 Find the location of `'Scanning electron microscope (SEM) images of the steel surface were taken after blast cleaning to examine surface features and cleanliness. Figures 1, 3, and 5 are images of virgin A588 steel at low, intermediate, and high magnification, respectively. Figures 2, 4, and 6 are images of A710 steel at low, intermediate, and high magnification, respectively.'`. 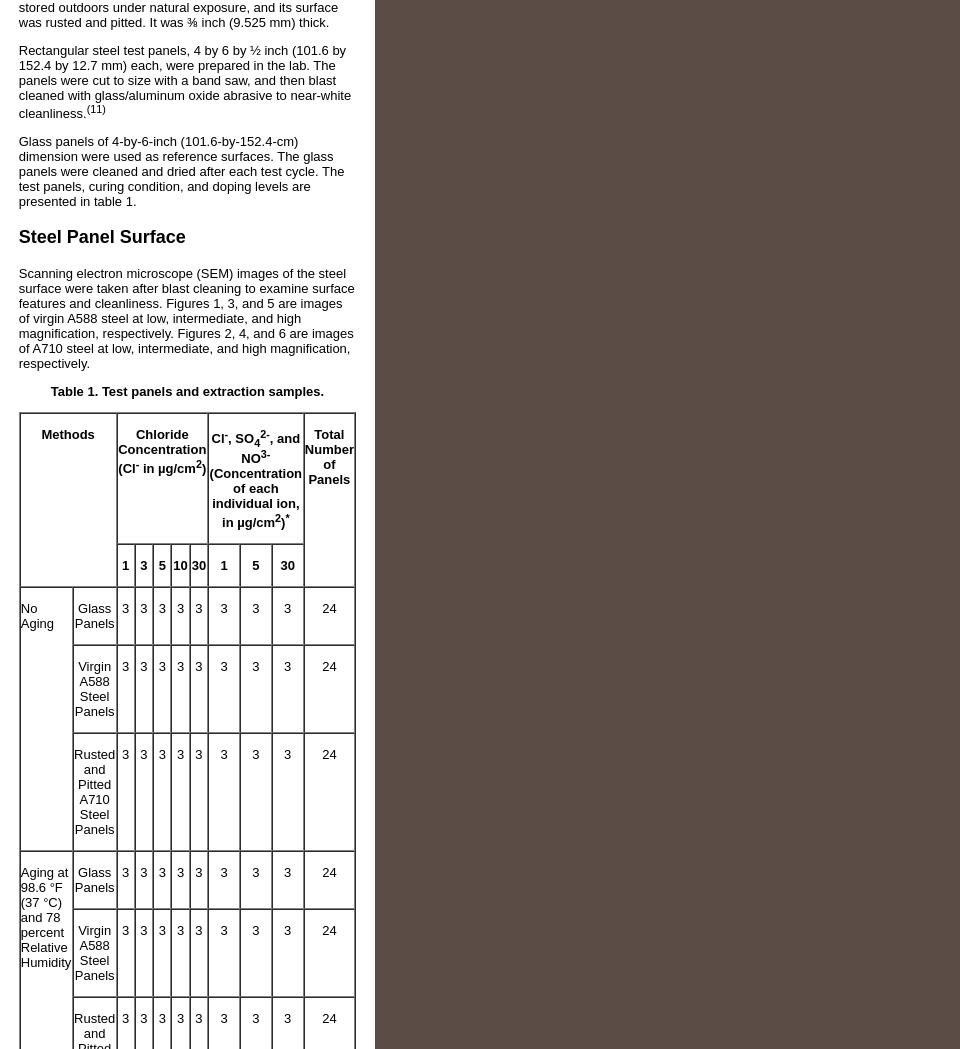

'Scanning electron microscope (SEM) images of the steel surface were taken after blast cleaning to examine surface features and cleanliness. Figures 1, 3, and 5 are images of virgin A588 steel at low, intermediate, and high magnification, respectively. Figures 2, 4, and 6 are images of A710 steel at low, intermediate, and high magnification, respectively.' is located at coordinates (16, 318).